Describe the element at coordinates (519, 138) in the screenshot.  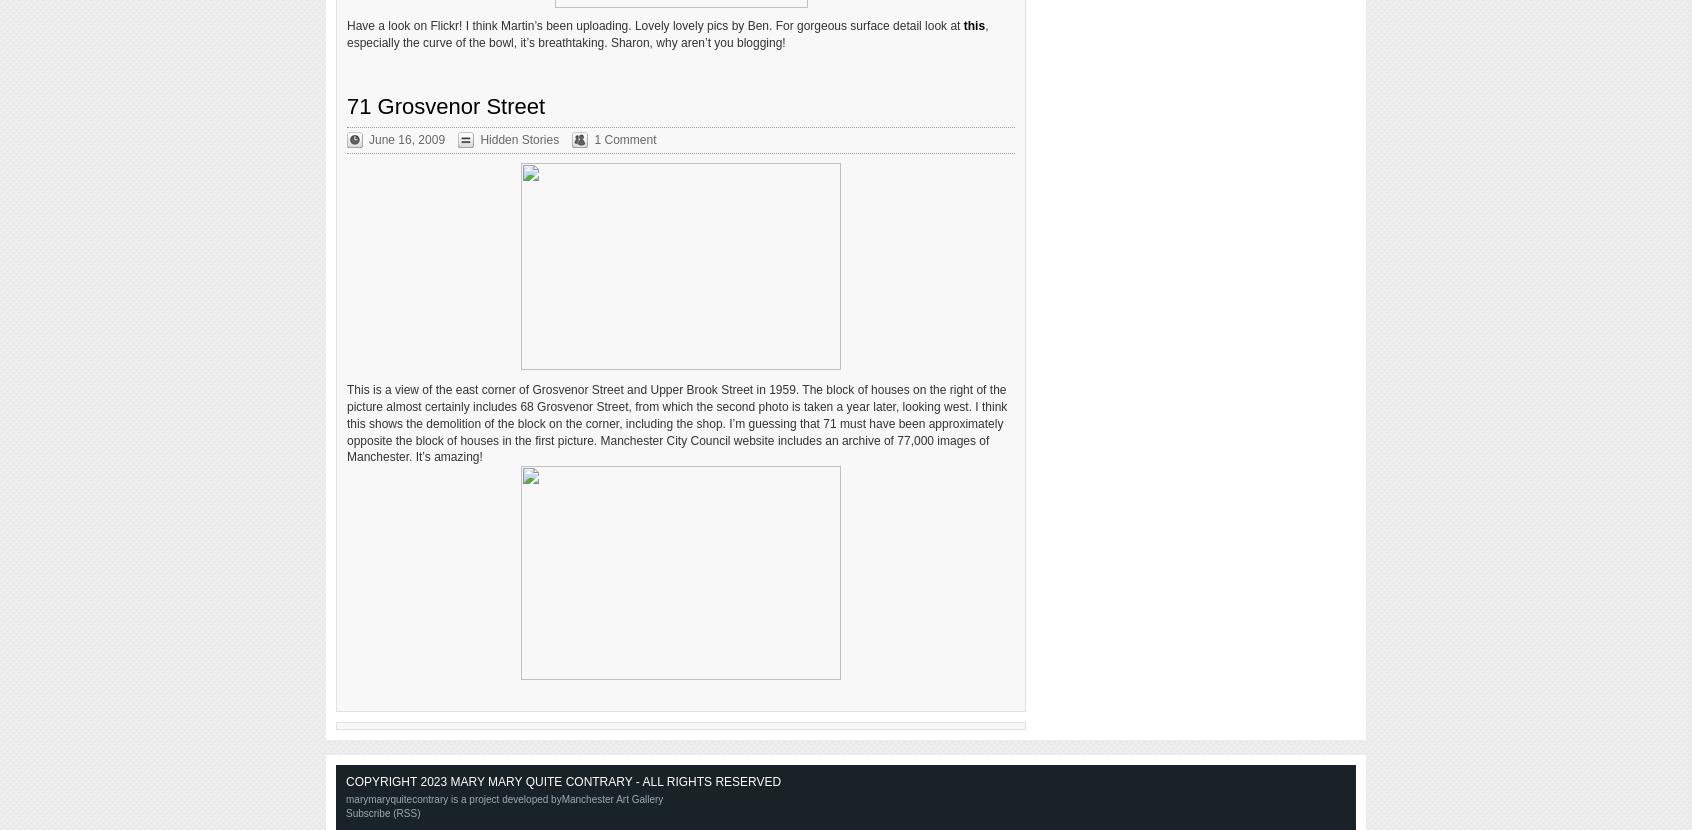
I see `'Hidden Stories'` at that location.